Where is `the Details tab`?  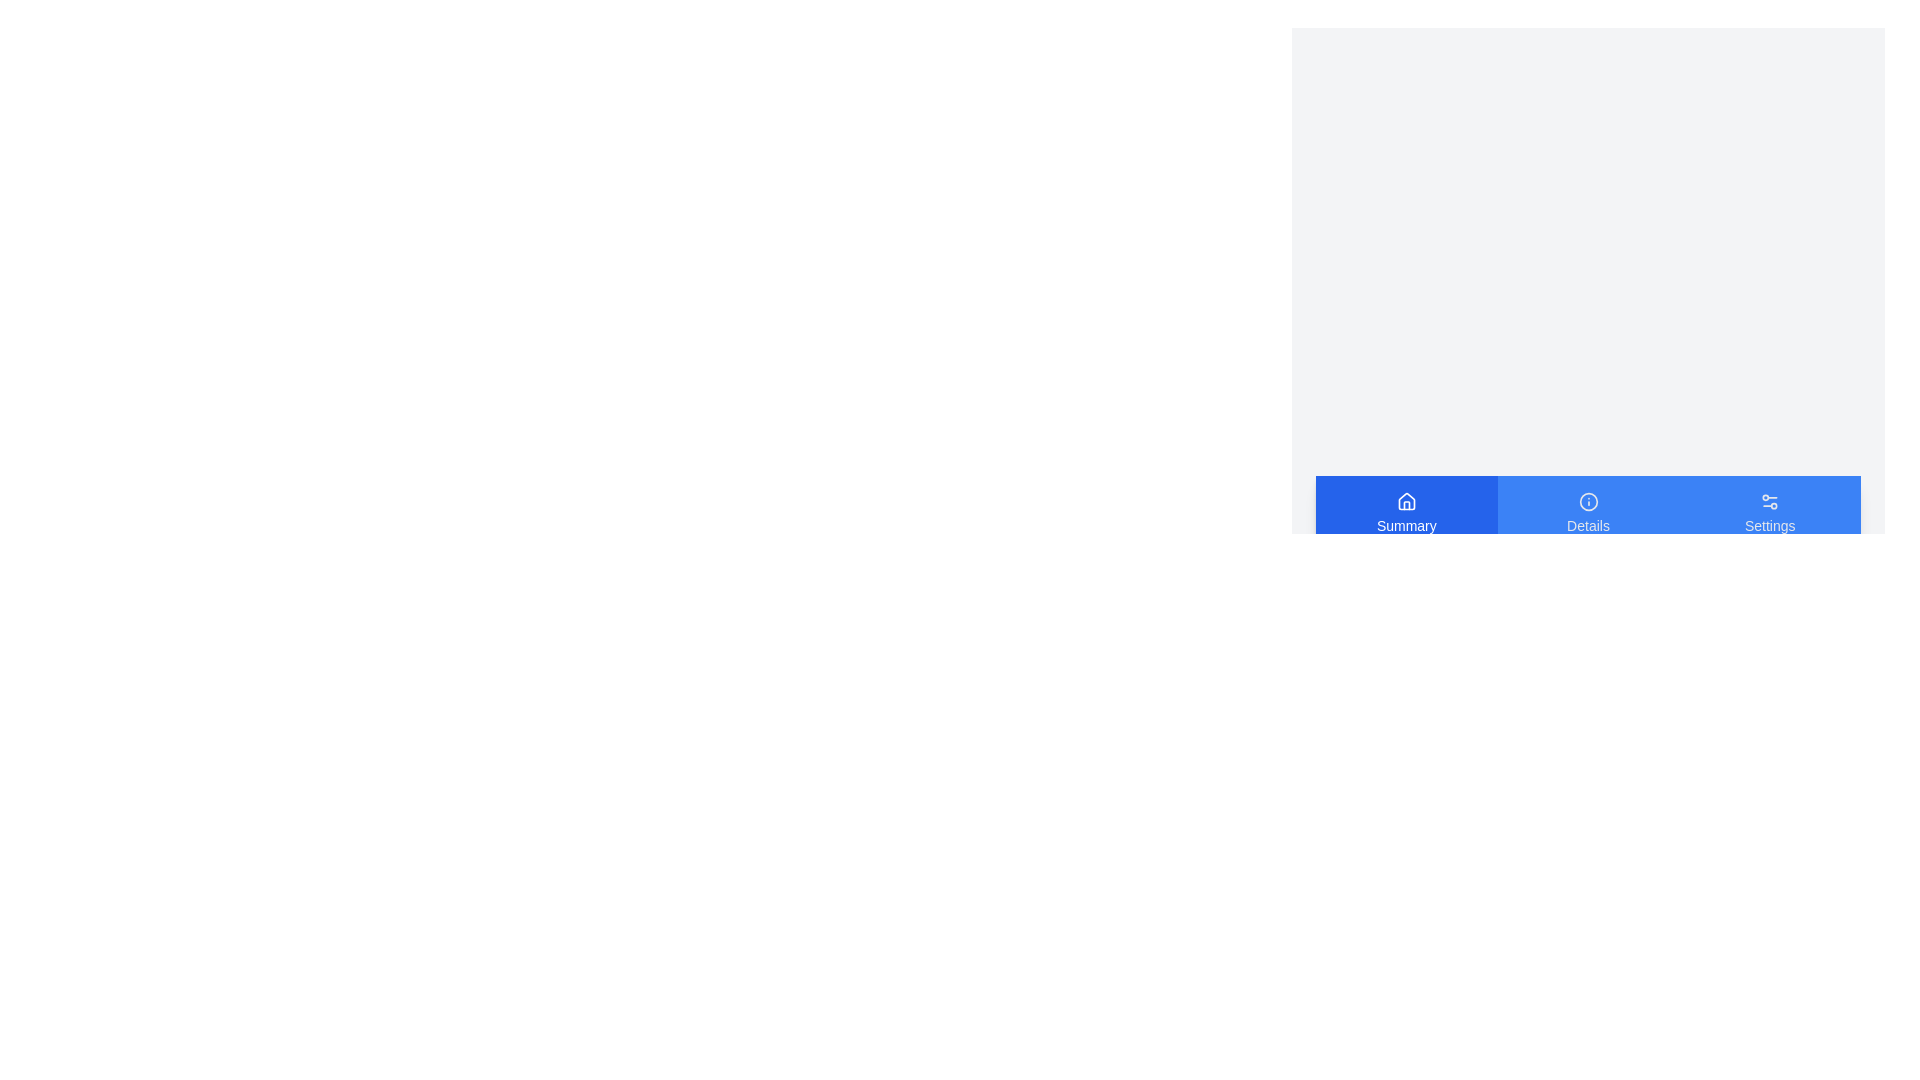 the Details tab is located at coordinates (1587, 512).